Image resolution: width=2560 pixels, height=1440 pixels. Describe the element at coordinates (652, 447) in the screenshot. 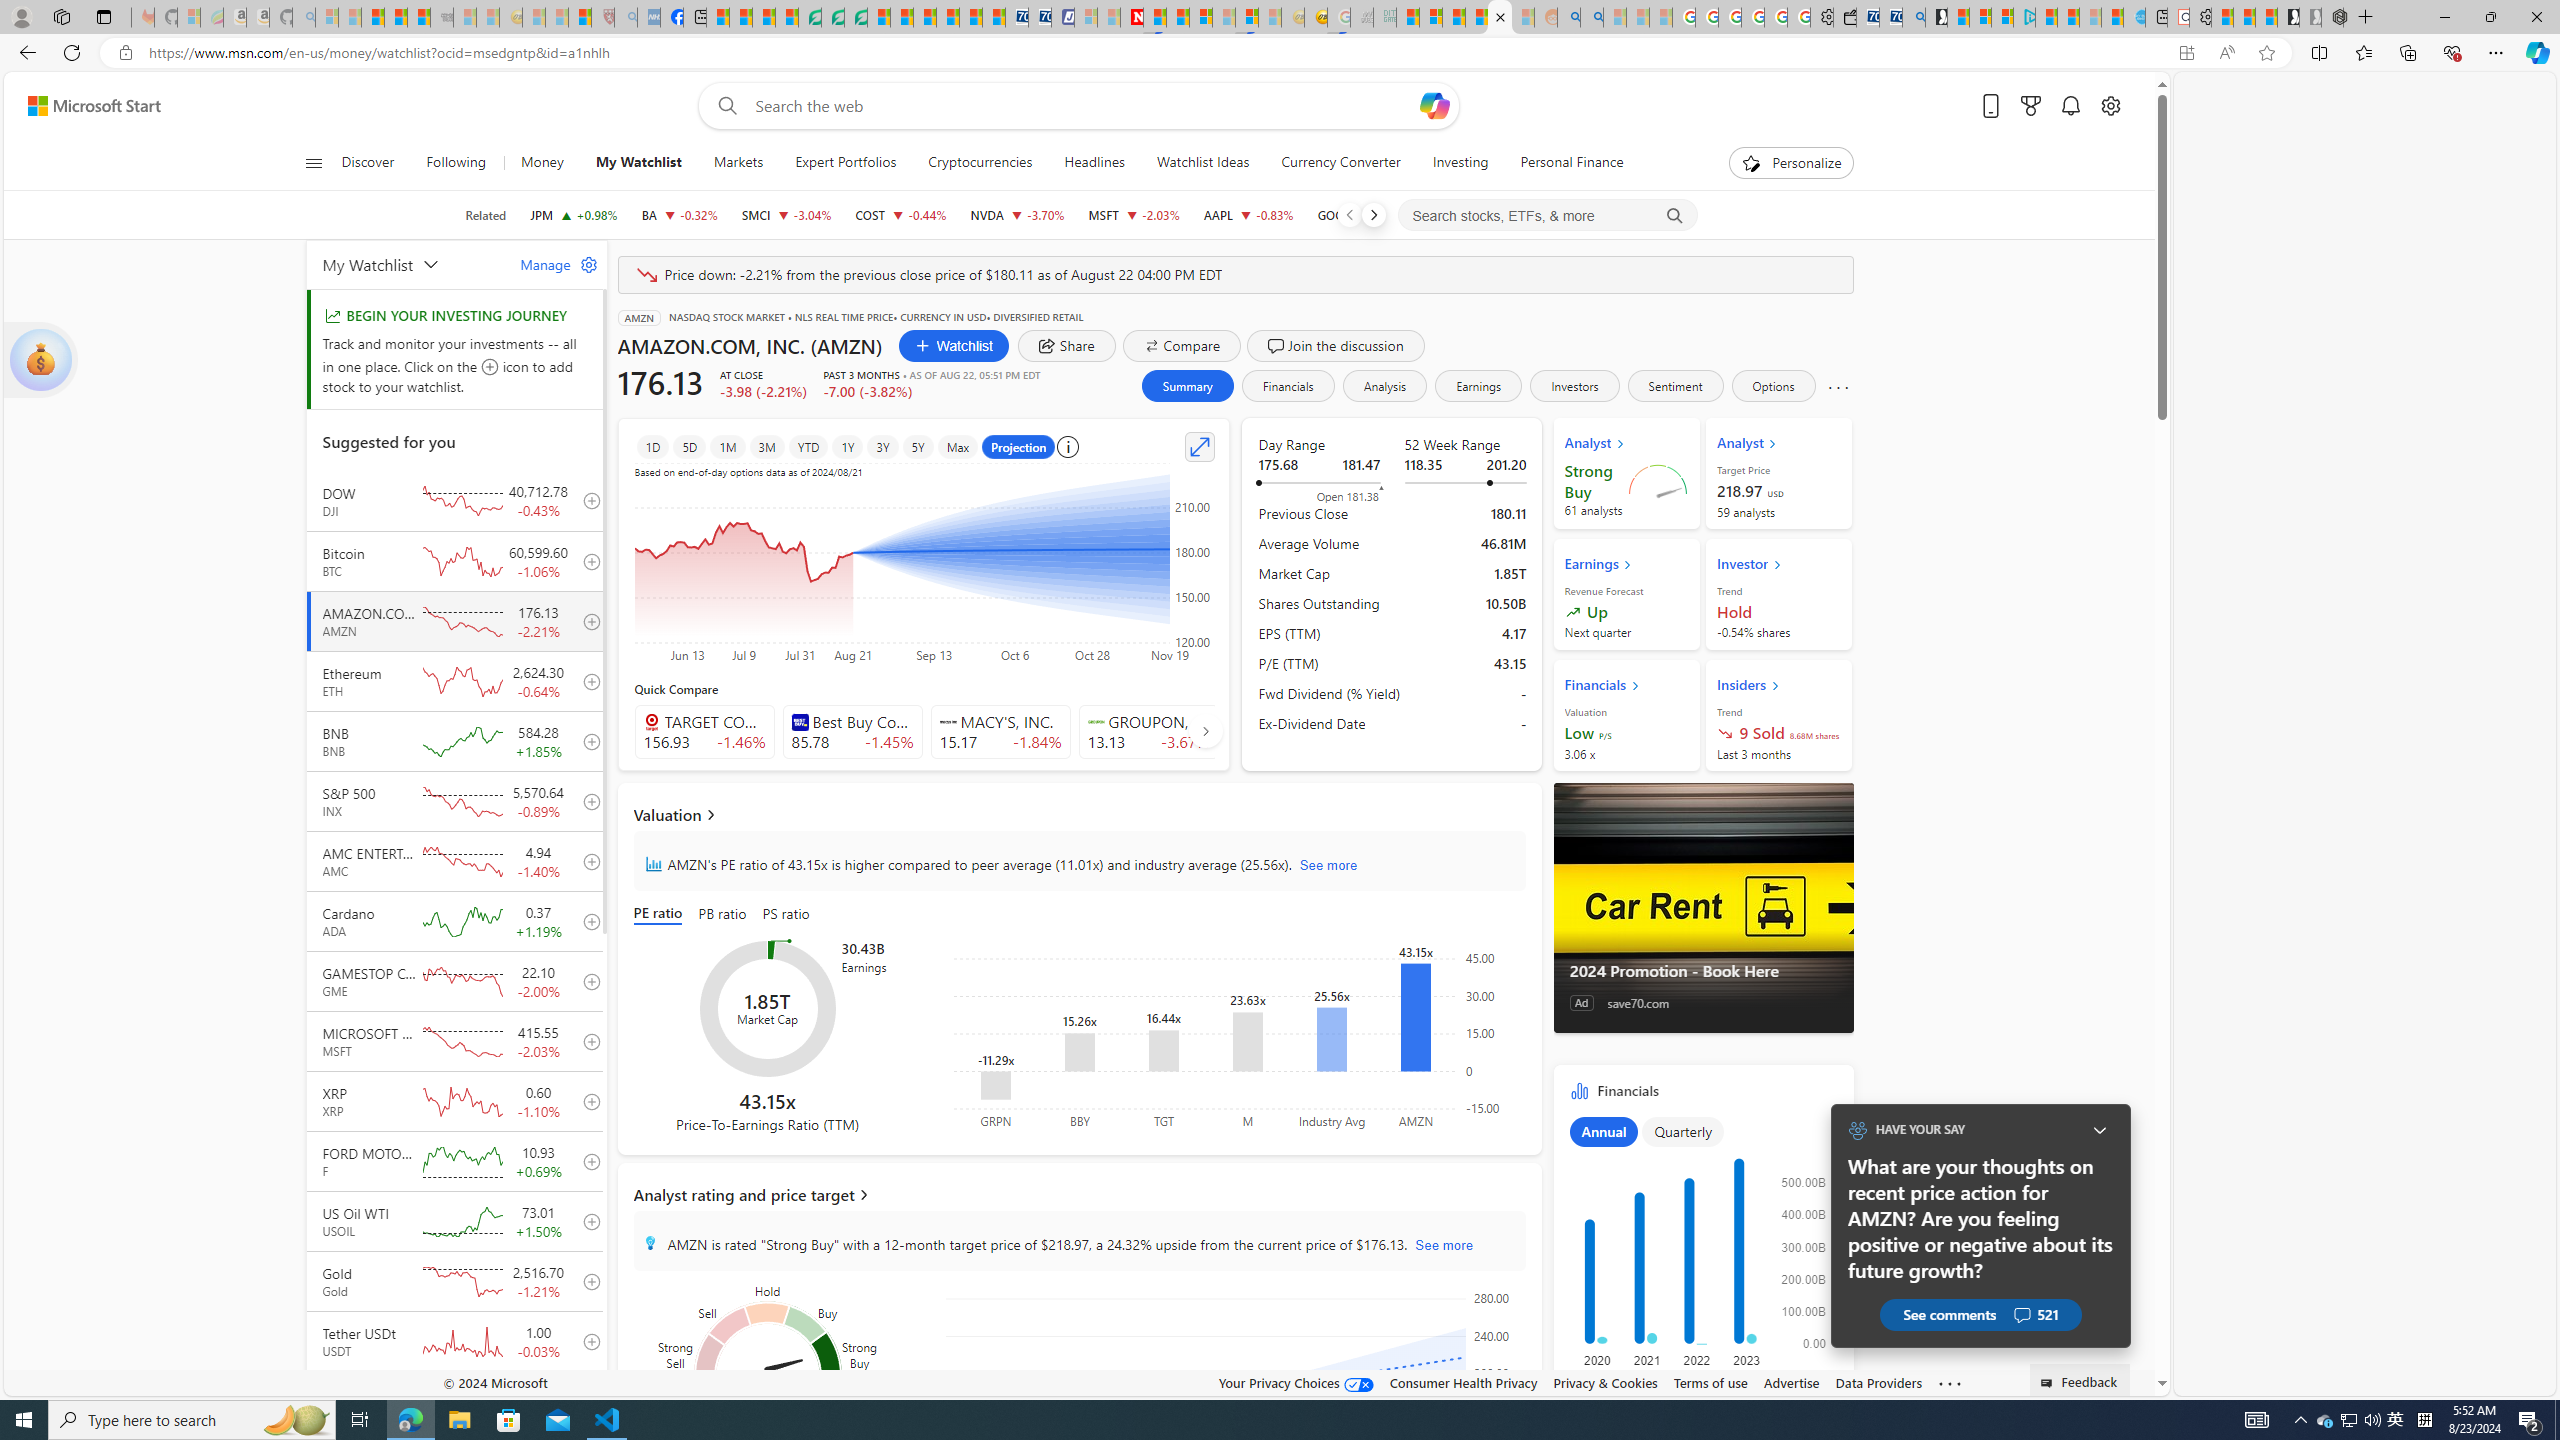

I see `'1D'` at that location.